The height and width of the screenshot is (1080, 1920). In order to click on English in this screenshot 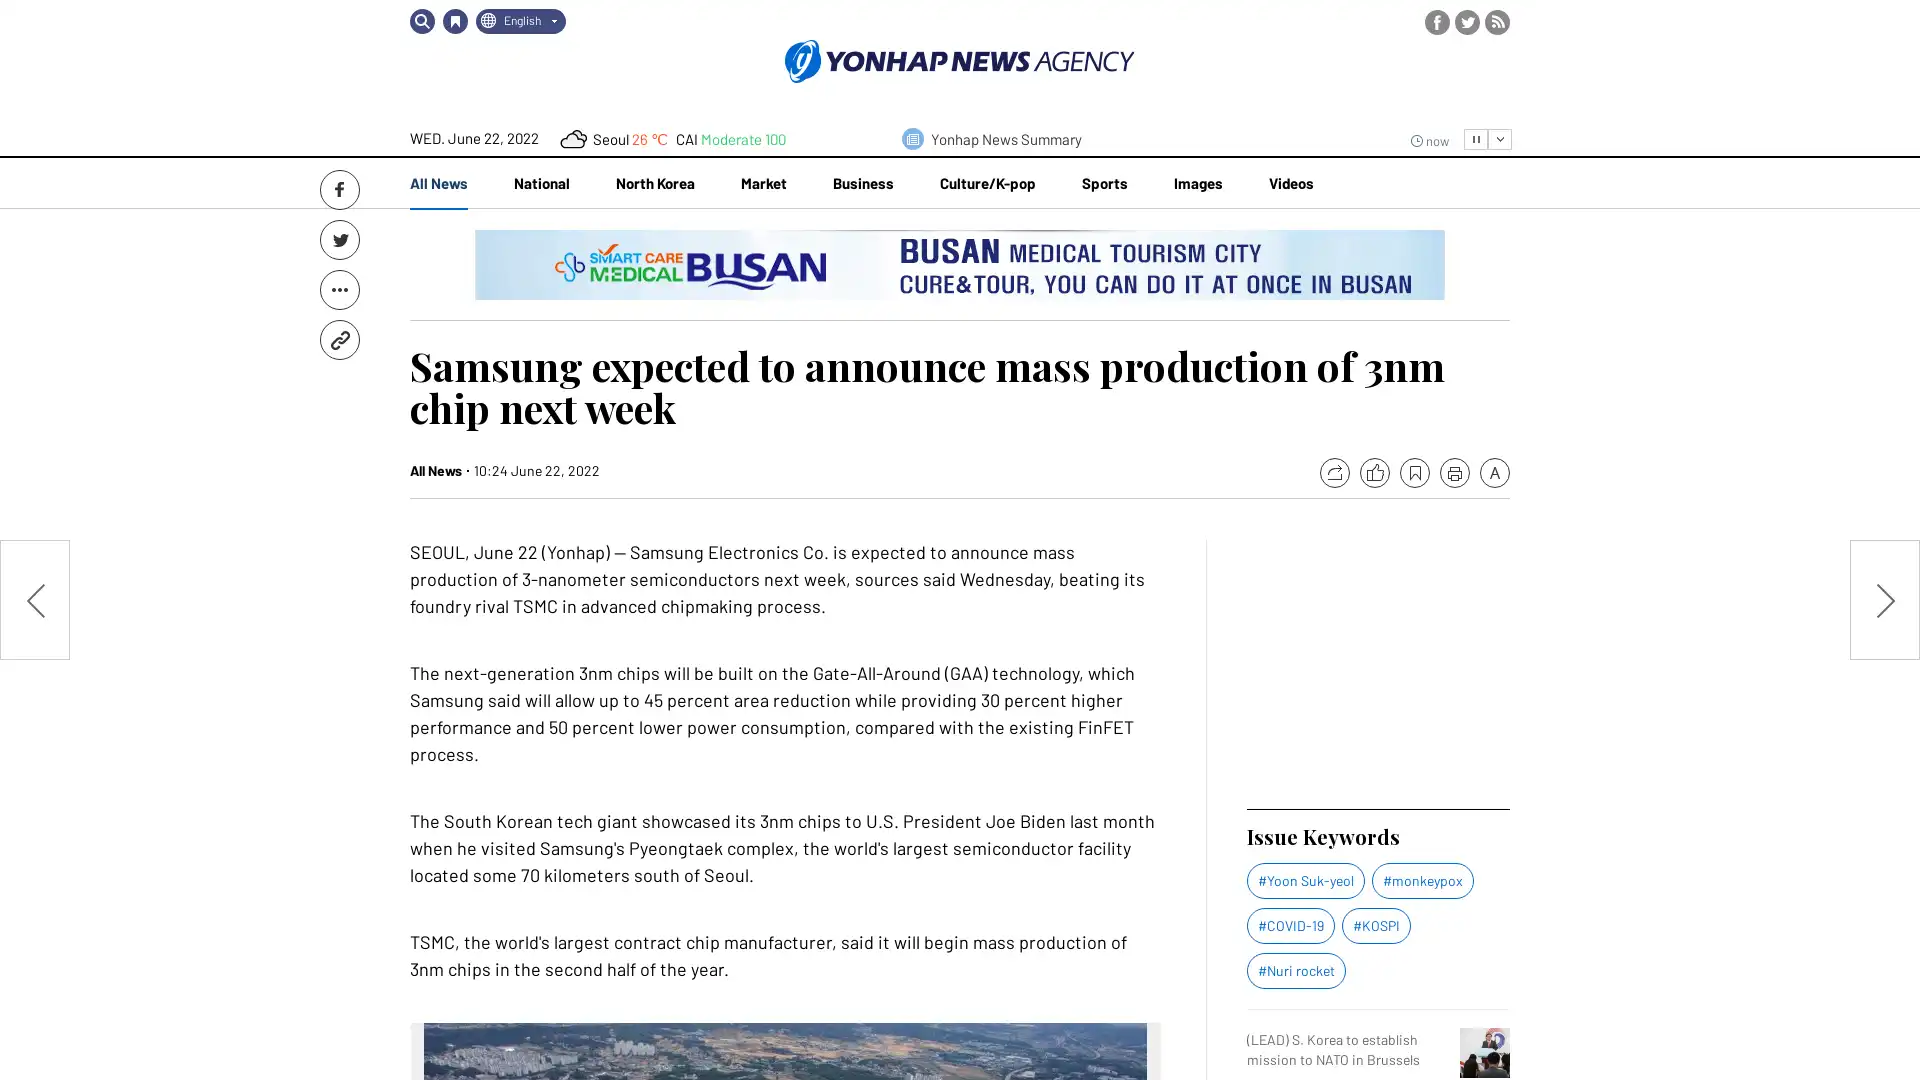, I will do `click(521, 21)`.